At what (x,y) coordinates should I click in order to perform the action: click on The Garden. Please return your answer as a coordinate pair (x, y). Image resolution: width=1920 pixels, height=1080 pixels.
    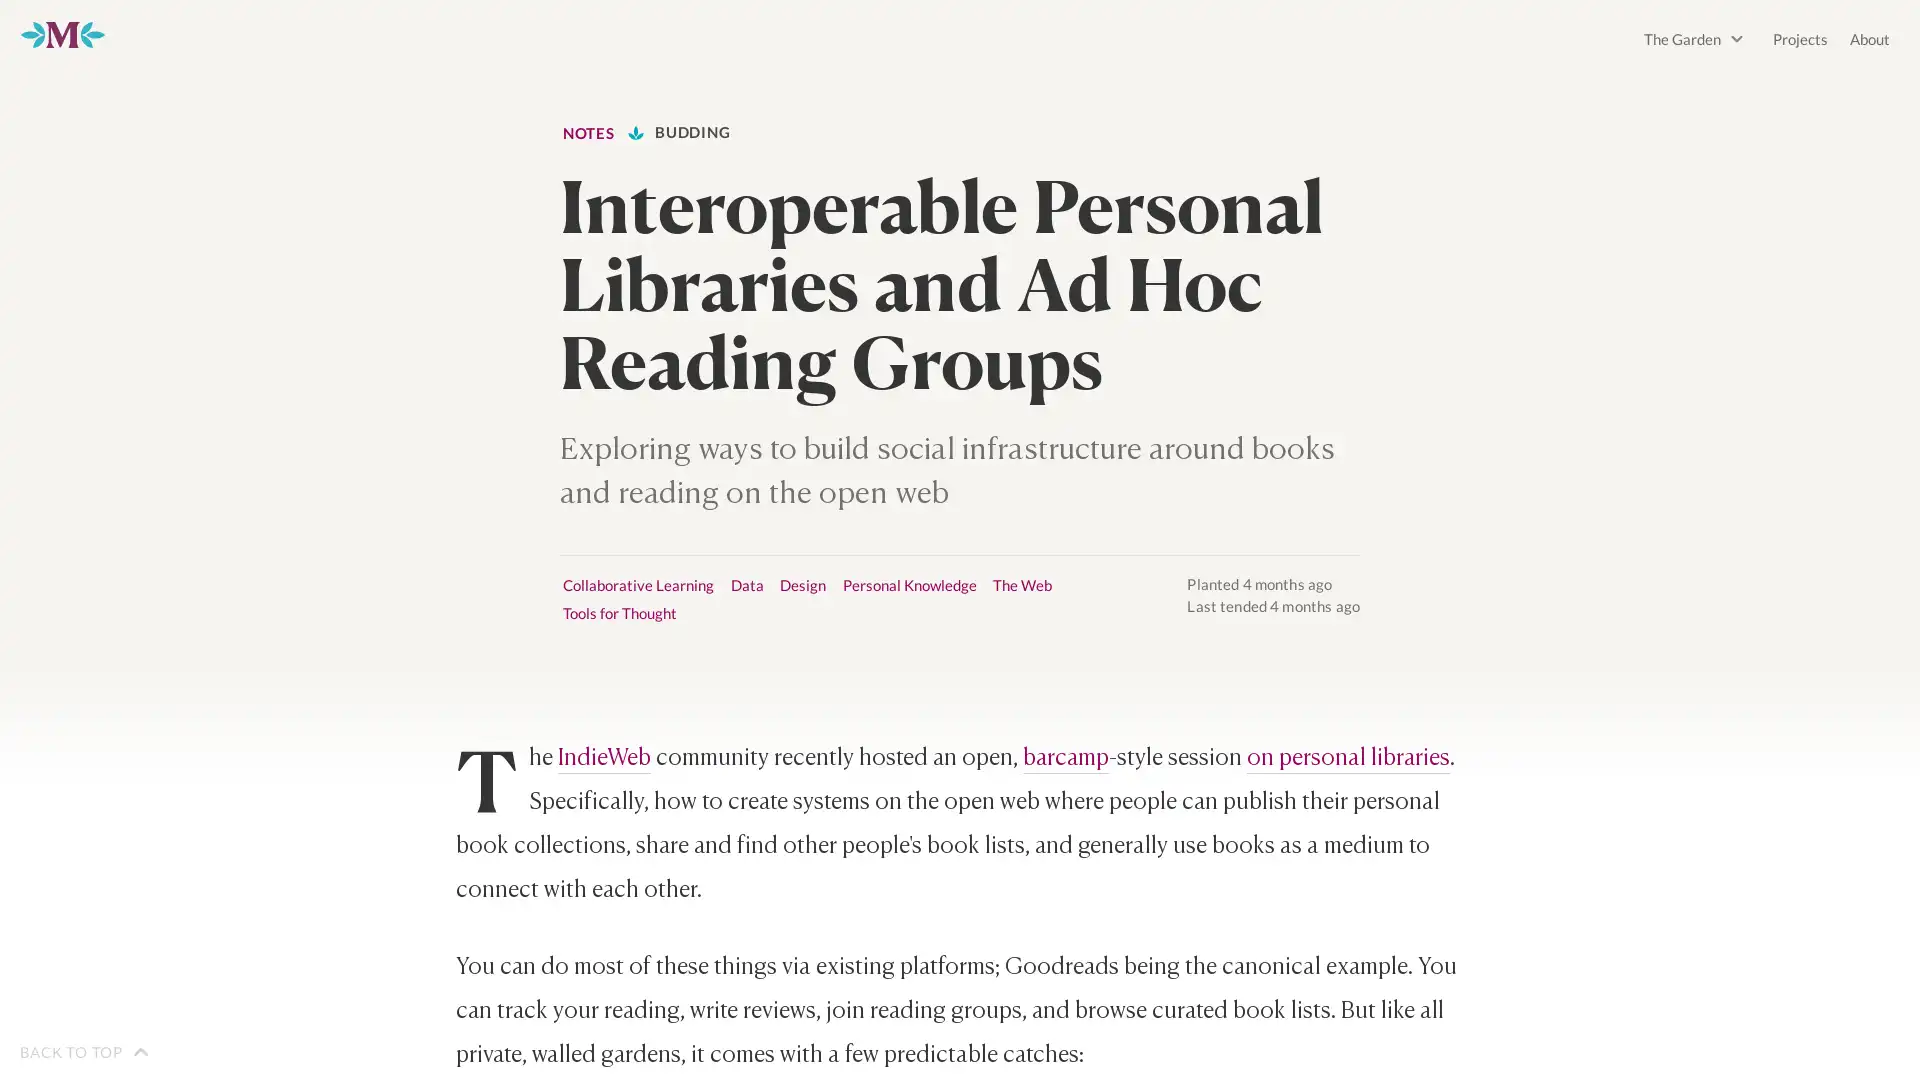
    Looking at the image, I should click on (1683, 38).